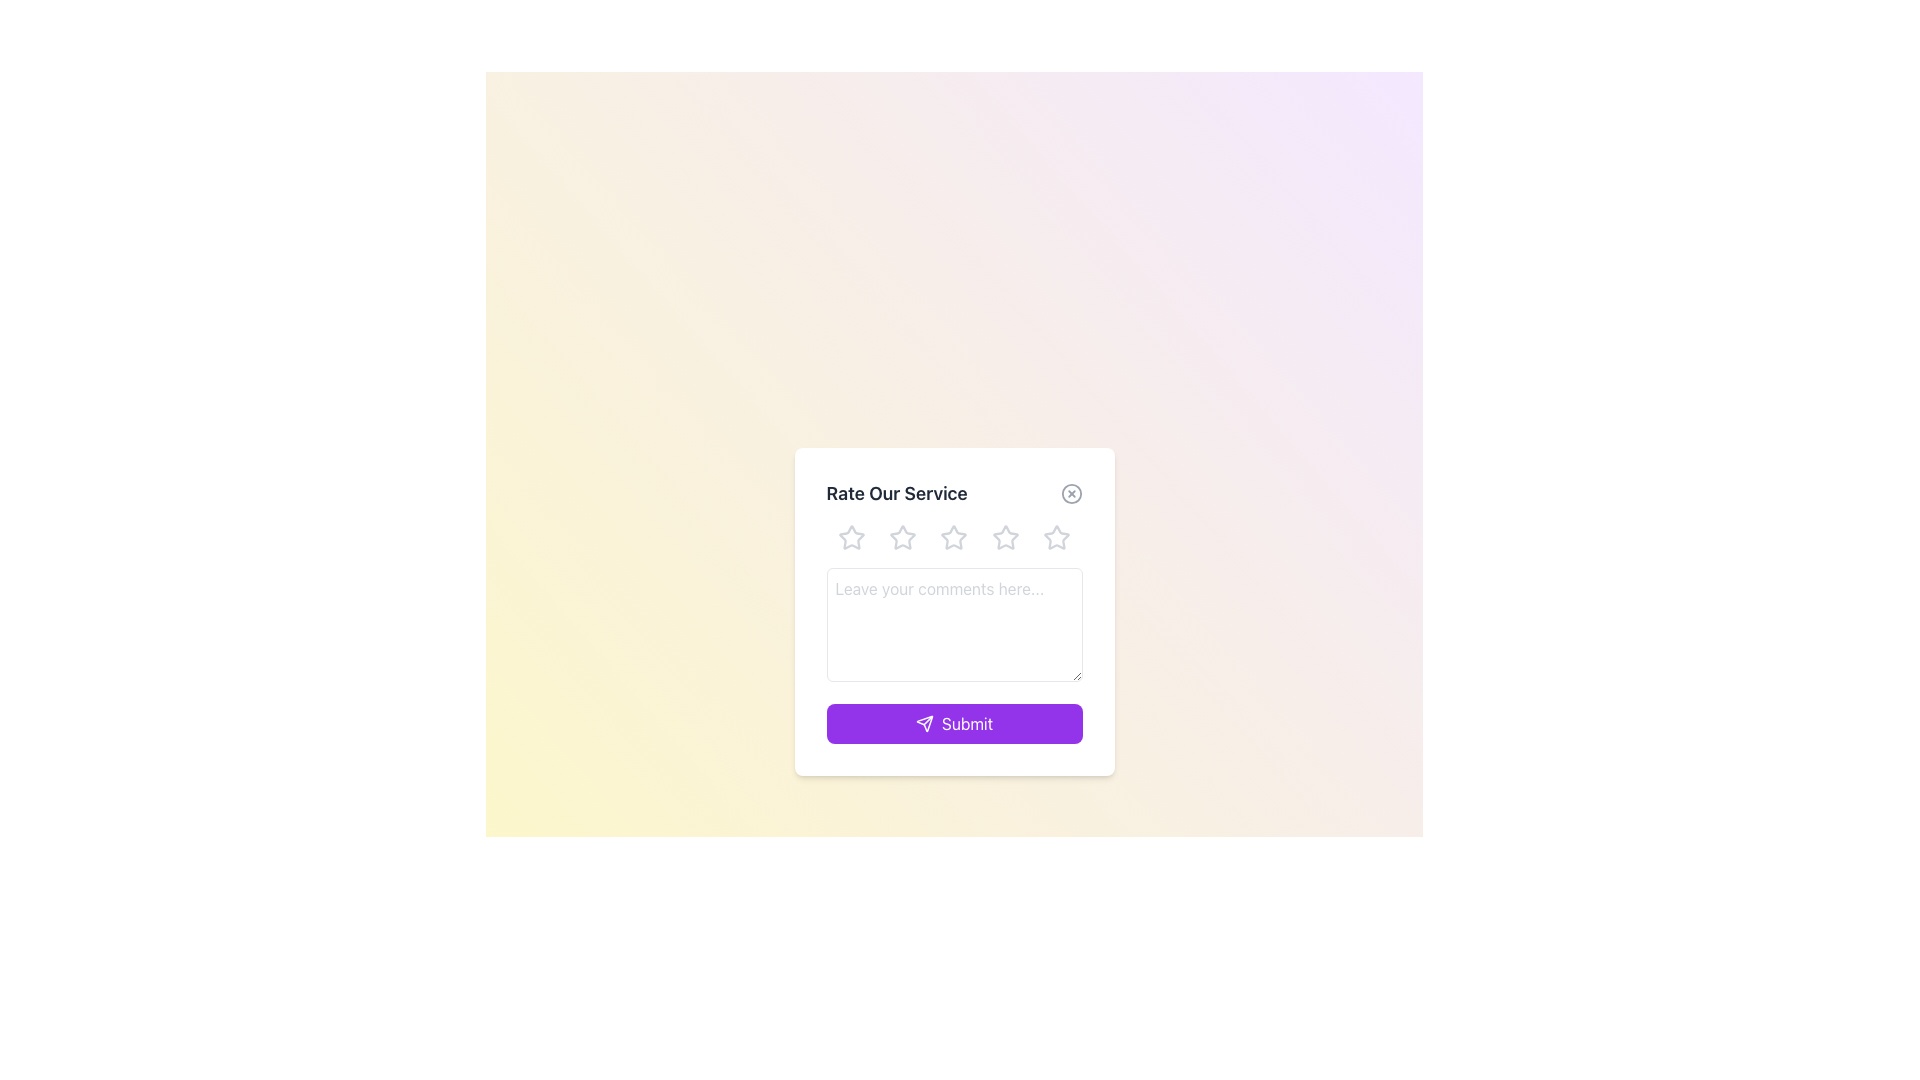 The width and height of the screenshot is (1920, 1080). What do you see at coordinates (852, 536) in the screenshot?
I see `the first star icon in the horizontal row` at bounding box center [852, 536].